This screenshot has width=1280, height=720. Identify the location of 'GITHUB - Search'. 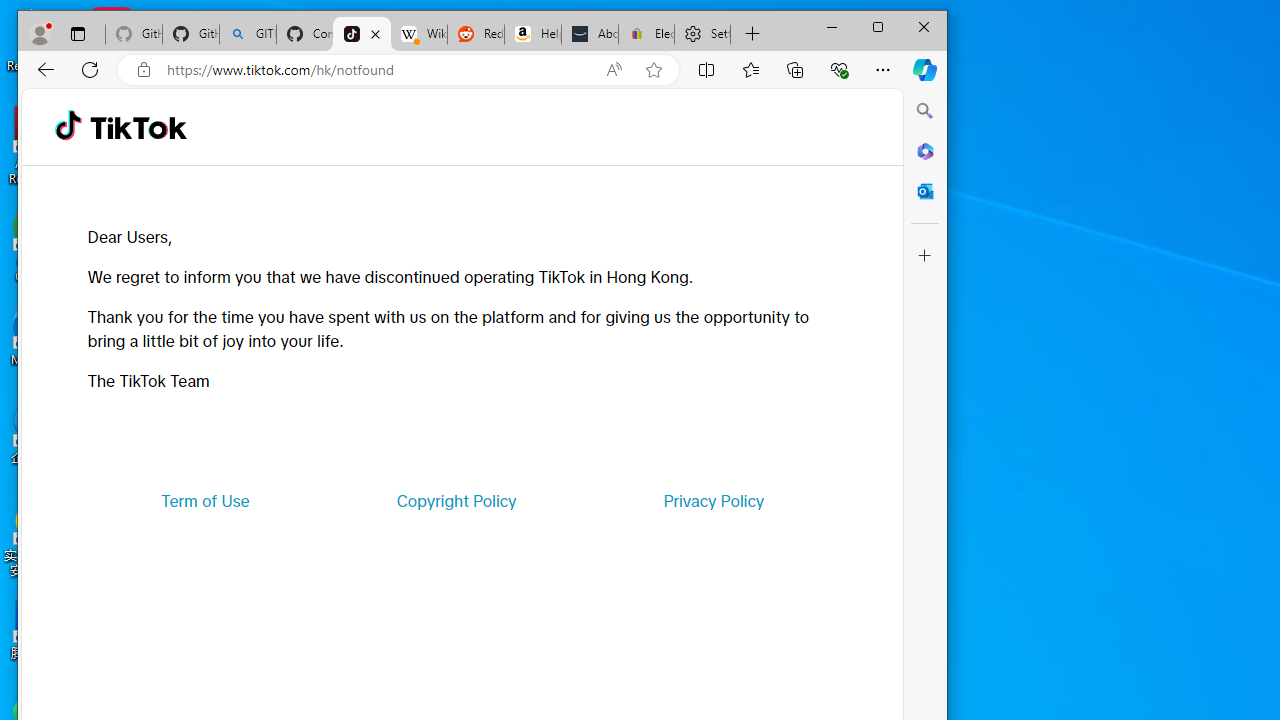
(247, 34).